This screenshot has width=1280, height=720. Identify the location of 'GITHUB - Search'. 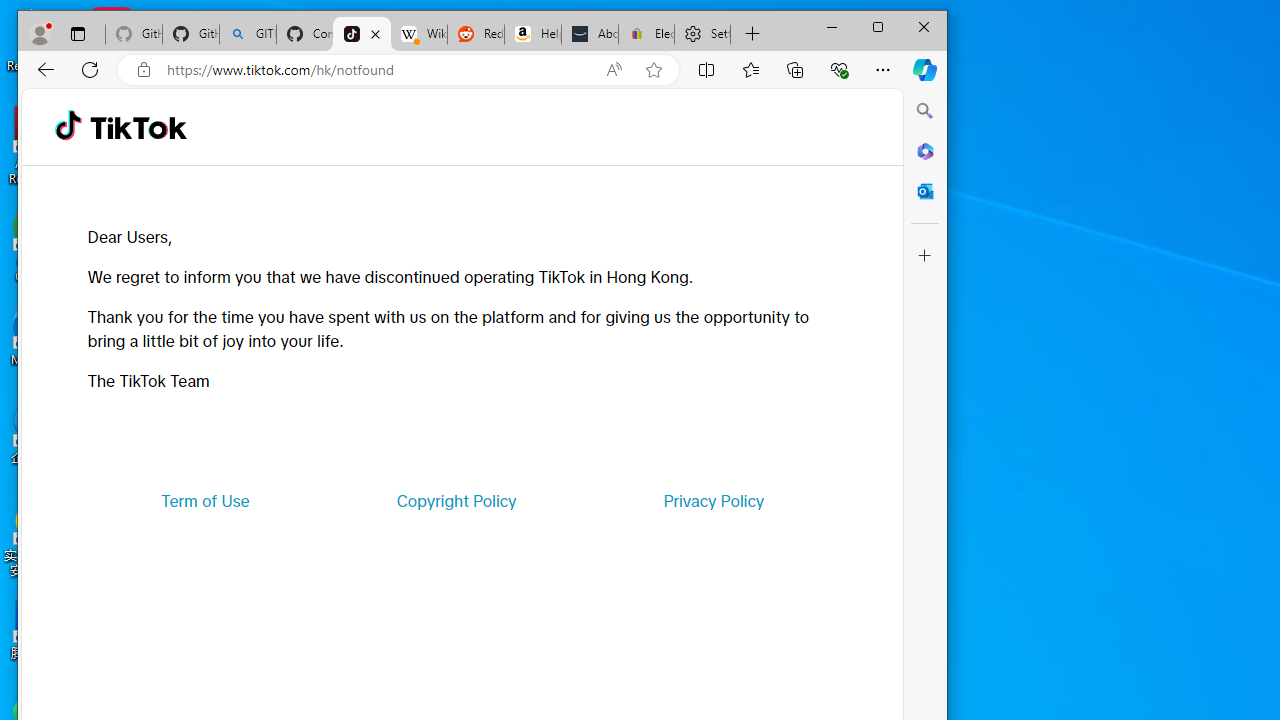
(247, 34).